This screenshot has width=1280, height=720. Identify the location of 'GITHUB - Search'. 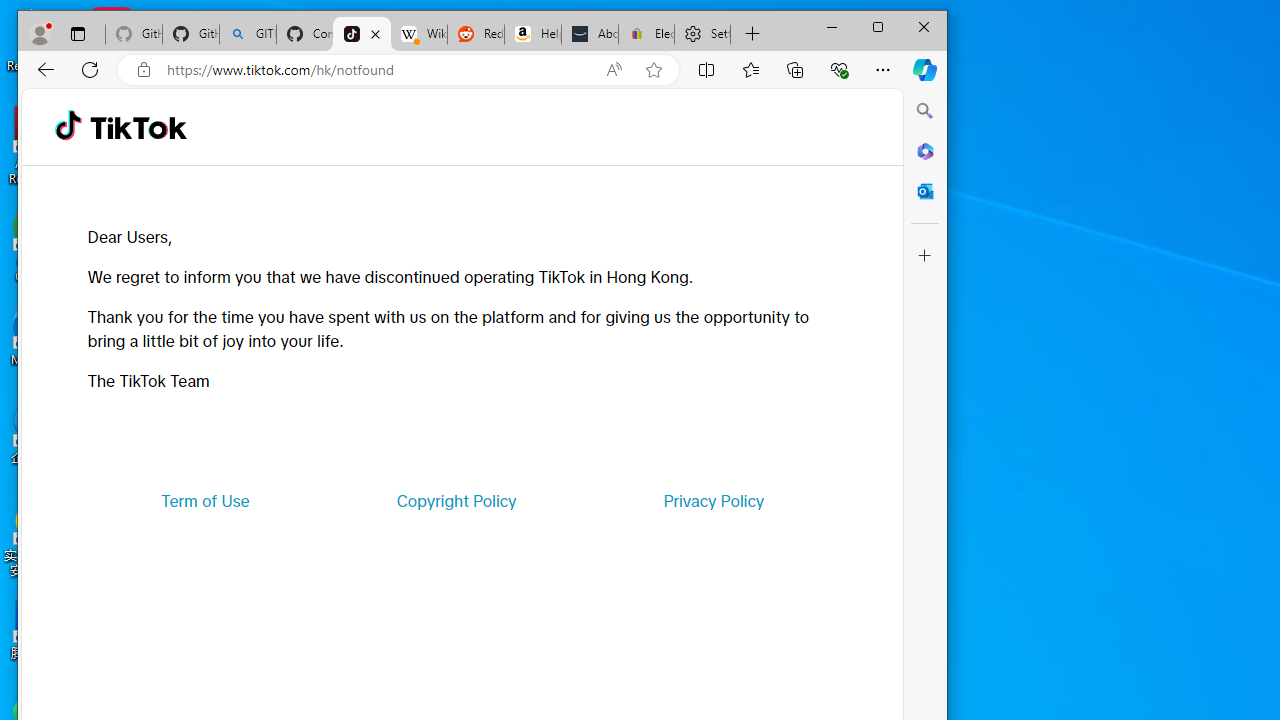
(247, 34).